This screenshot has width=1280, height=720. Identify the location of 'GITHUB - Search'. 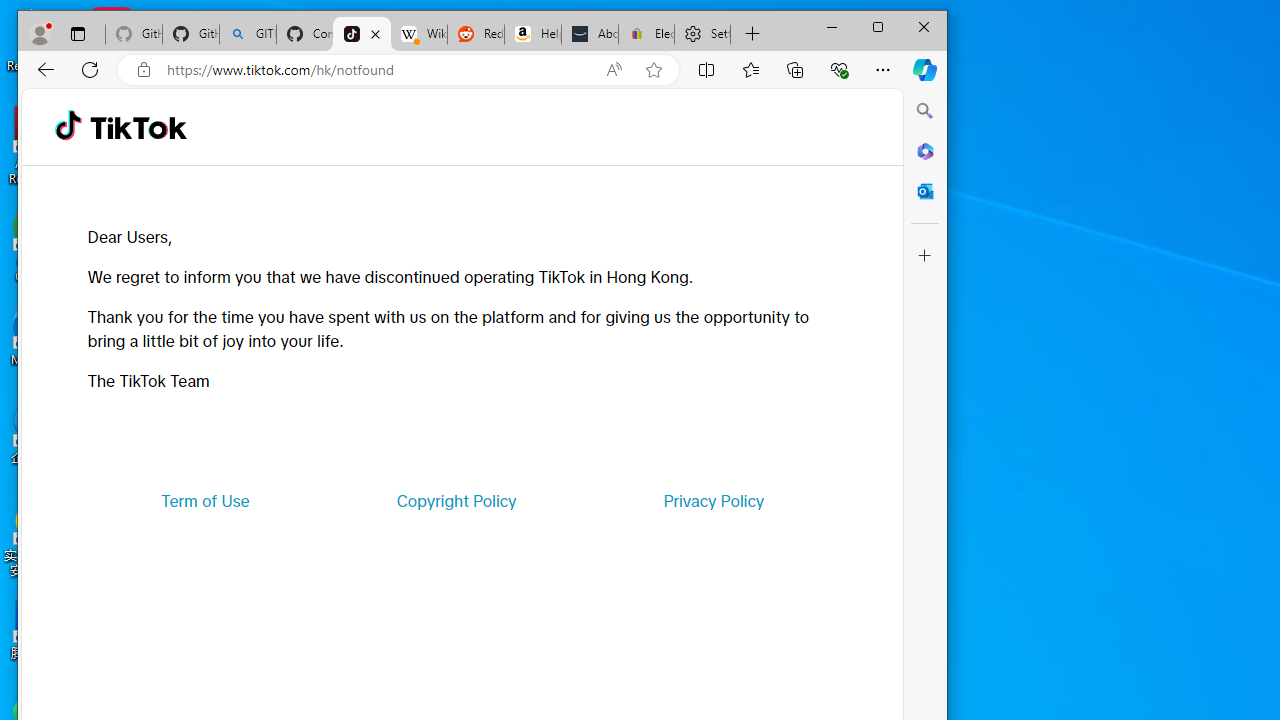
(247, 34).